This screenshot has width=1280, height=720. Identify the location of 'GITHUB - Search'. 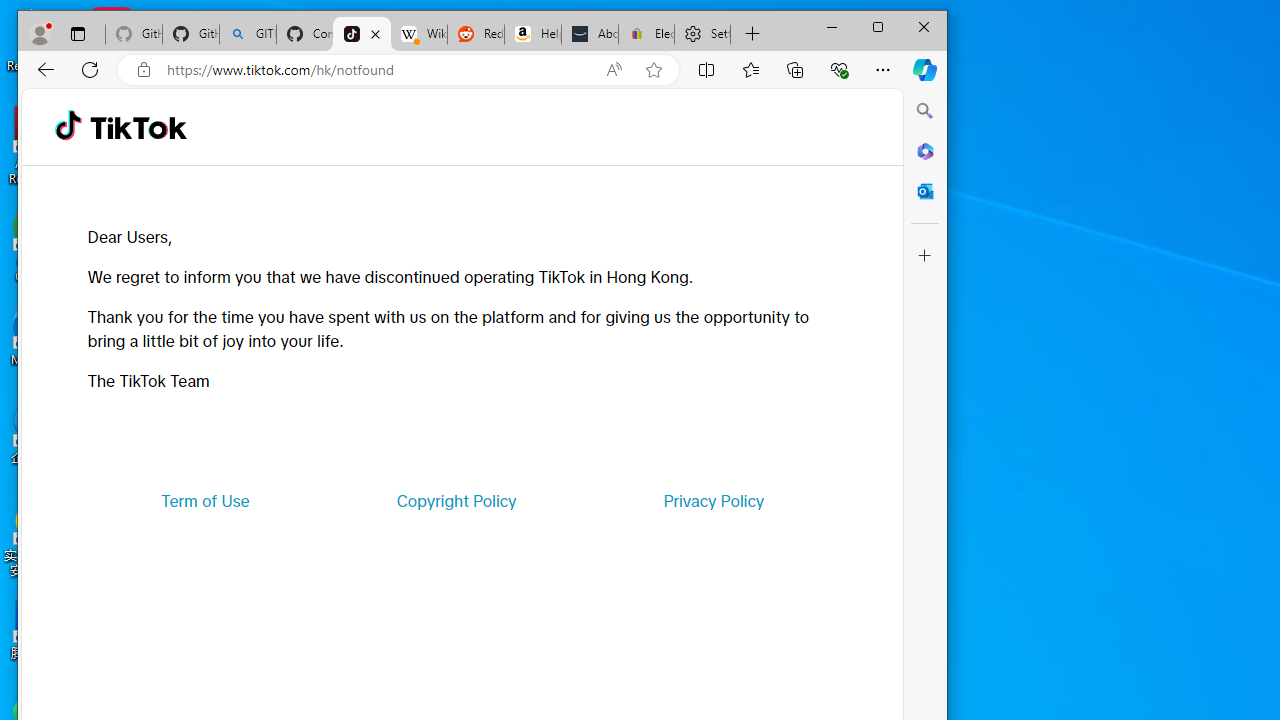
(247, 34).